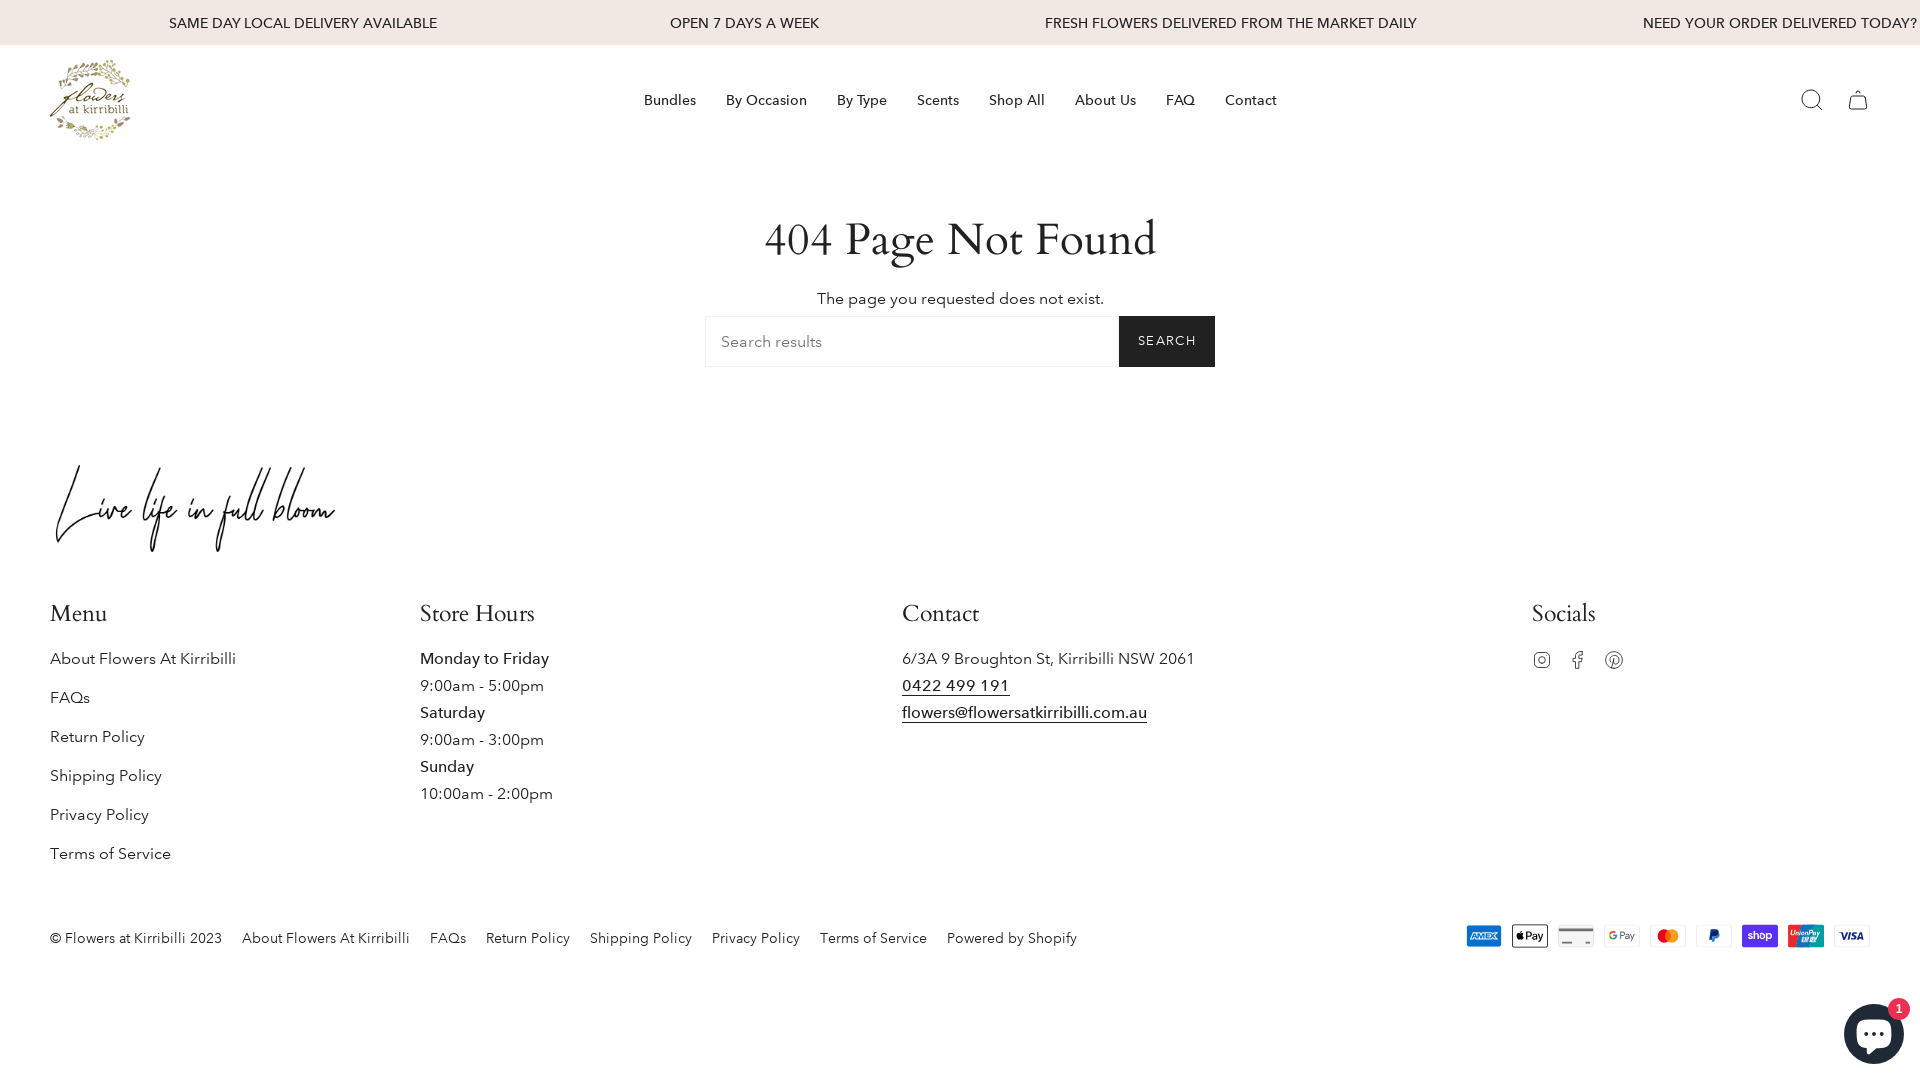 This screenshot has height=1080, width=1920. I want to click on 'Shop All', so click(1017, 100).